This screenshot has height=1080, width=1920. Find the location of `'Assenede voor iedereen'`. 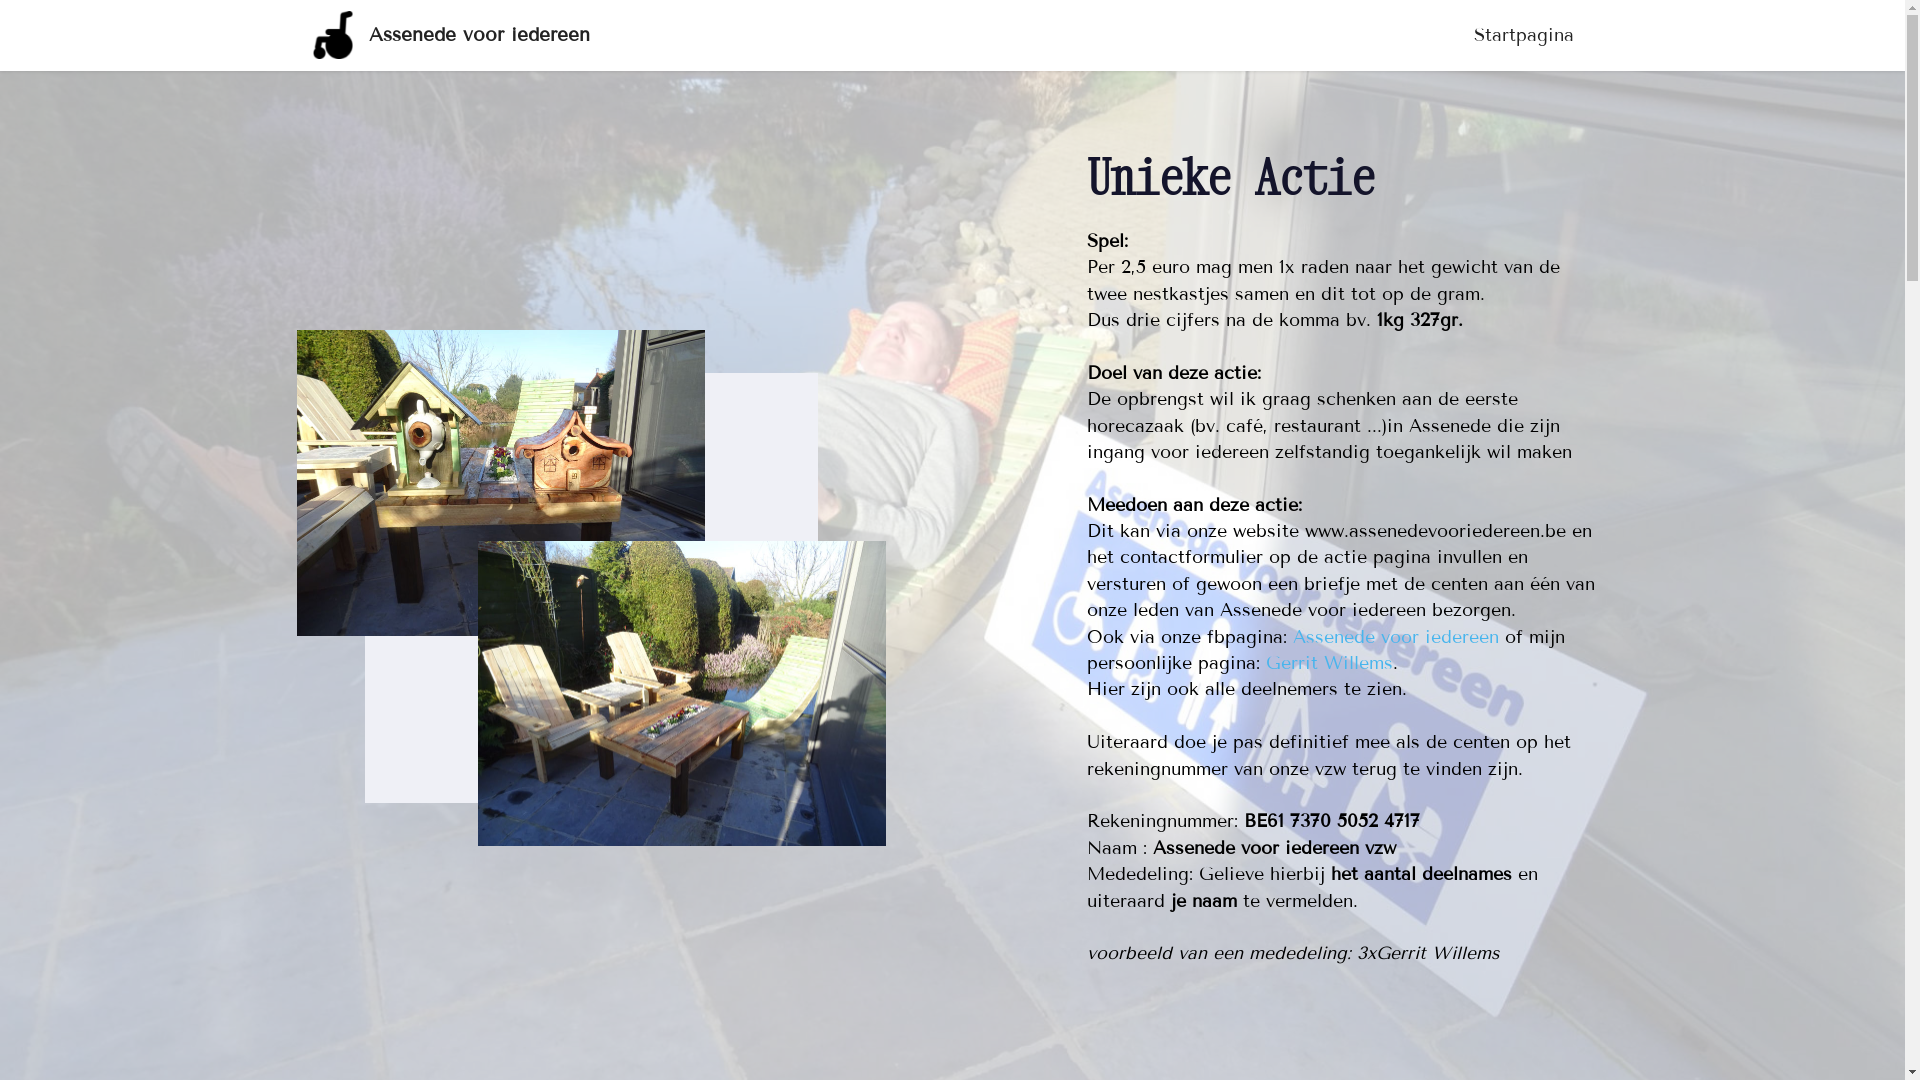

'Assenede voor iedereen' is located at coordinates (1394, 636).